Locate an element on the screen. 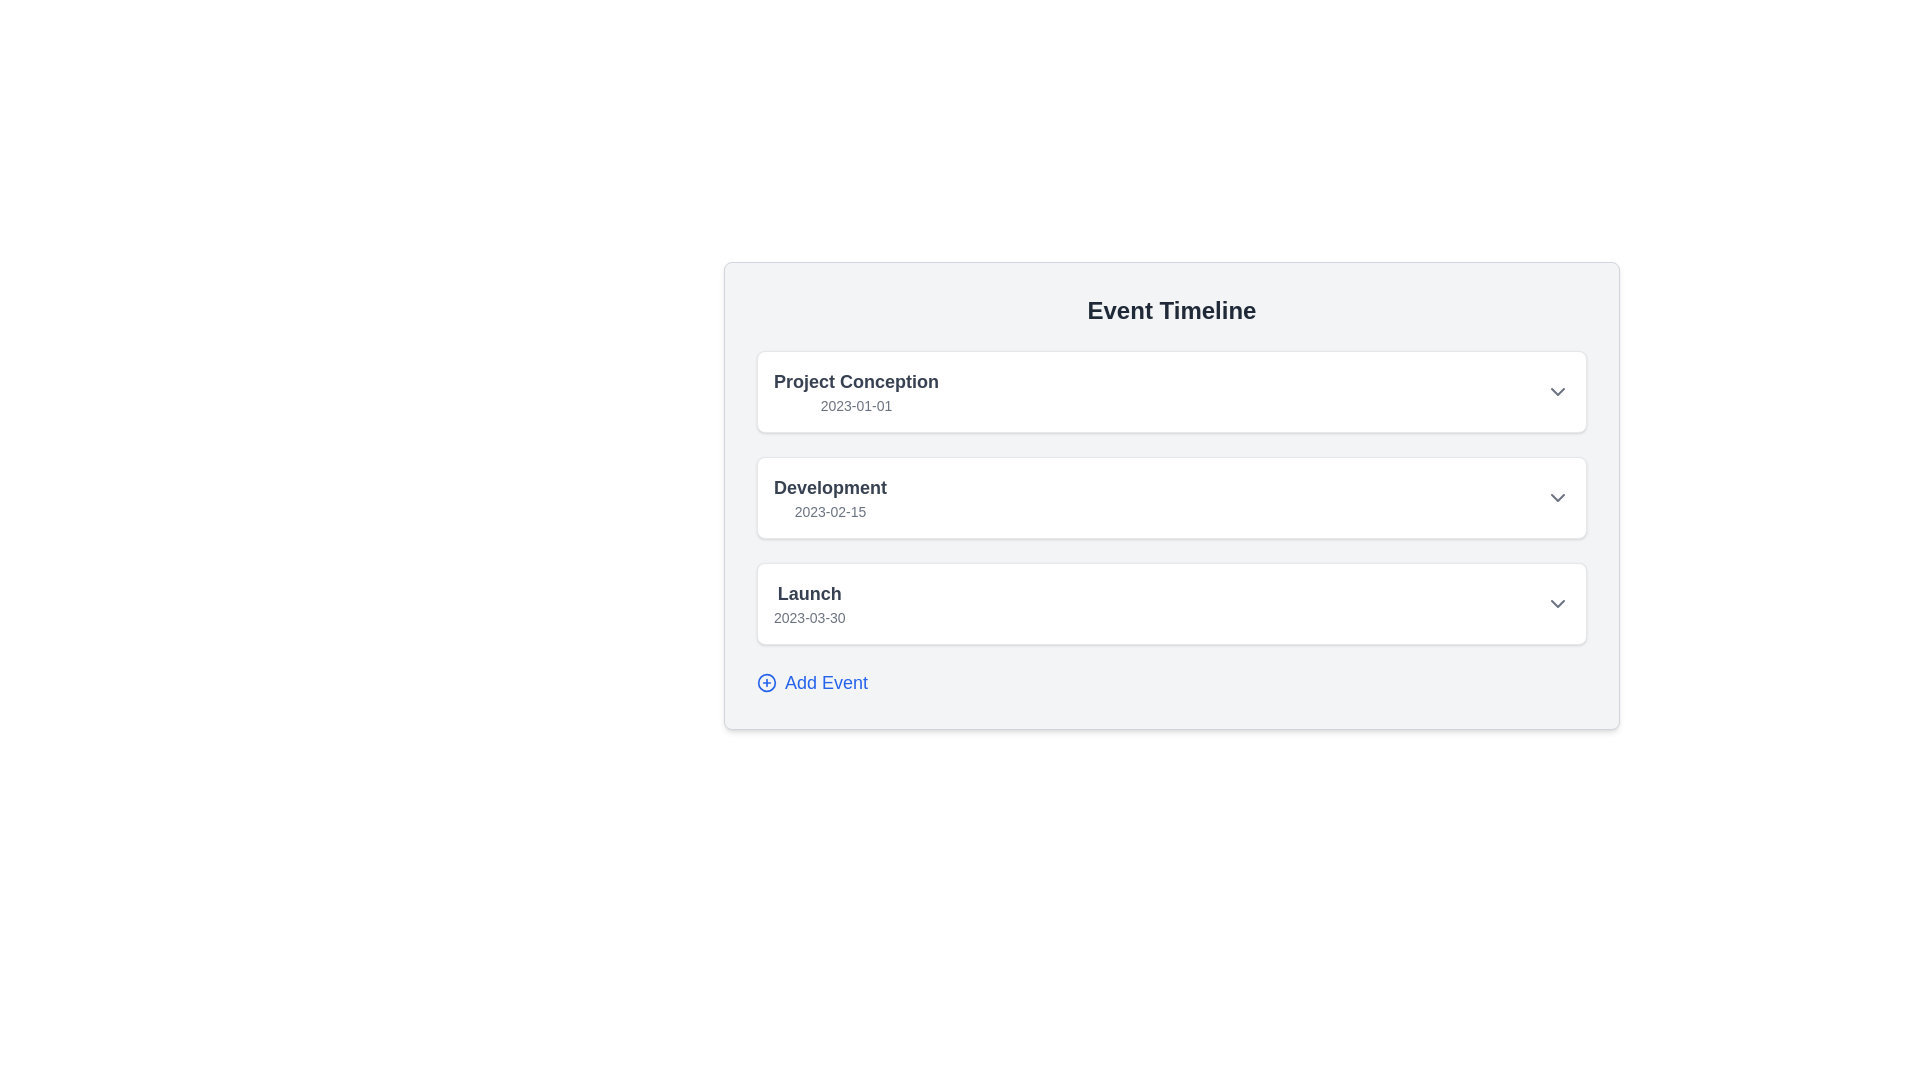  the static text element displaying the date, which is located underneath the bold title 'Launch' and styled with a smaller font size and muted gray color is located at coordinates (809, 616).